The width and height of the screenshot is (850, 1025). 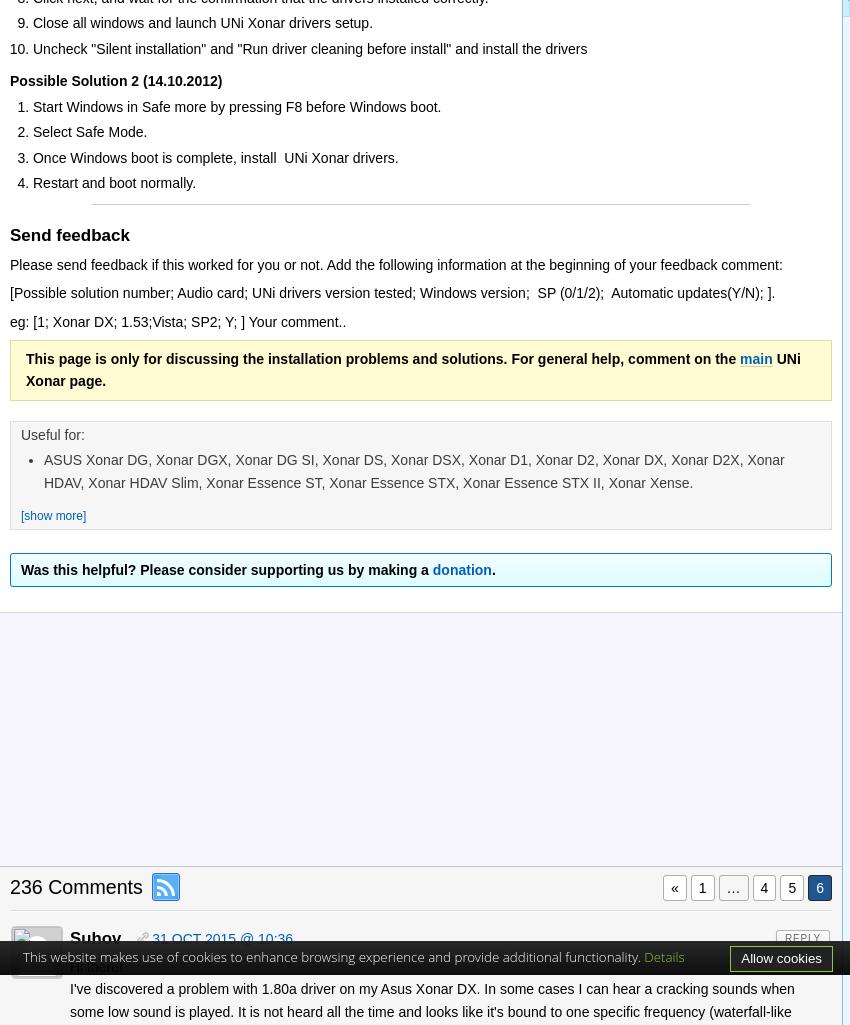 I want to click on 'Suhov', so click(x=94, y=938).